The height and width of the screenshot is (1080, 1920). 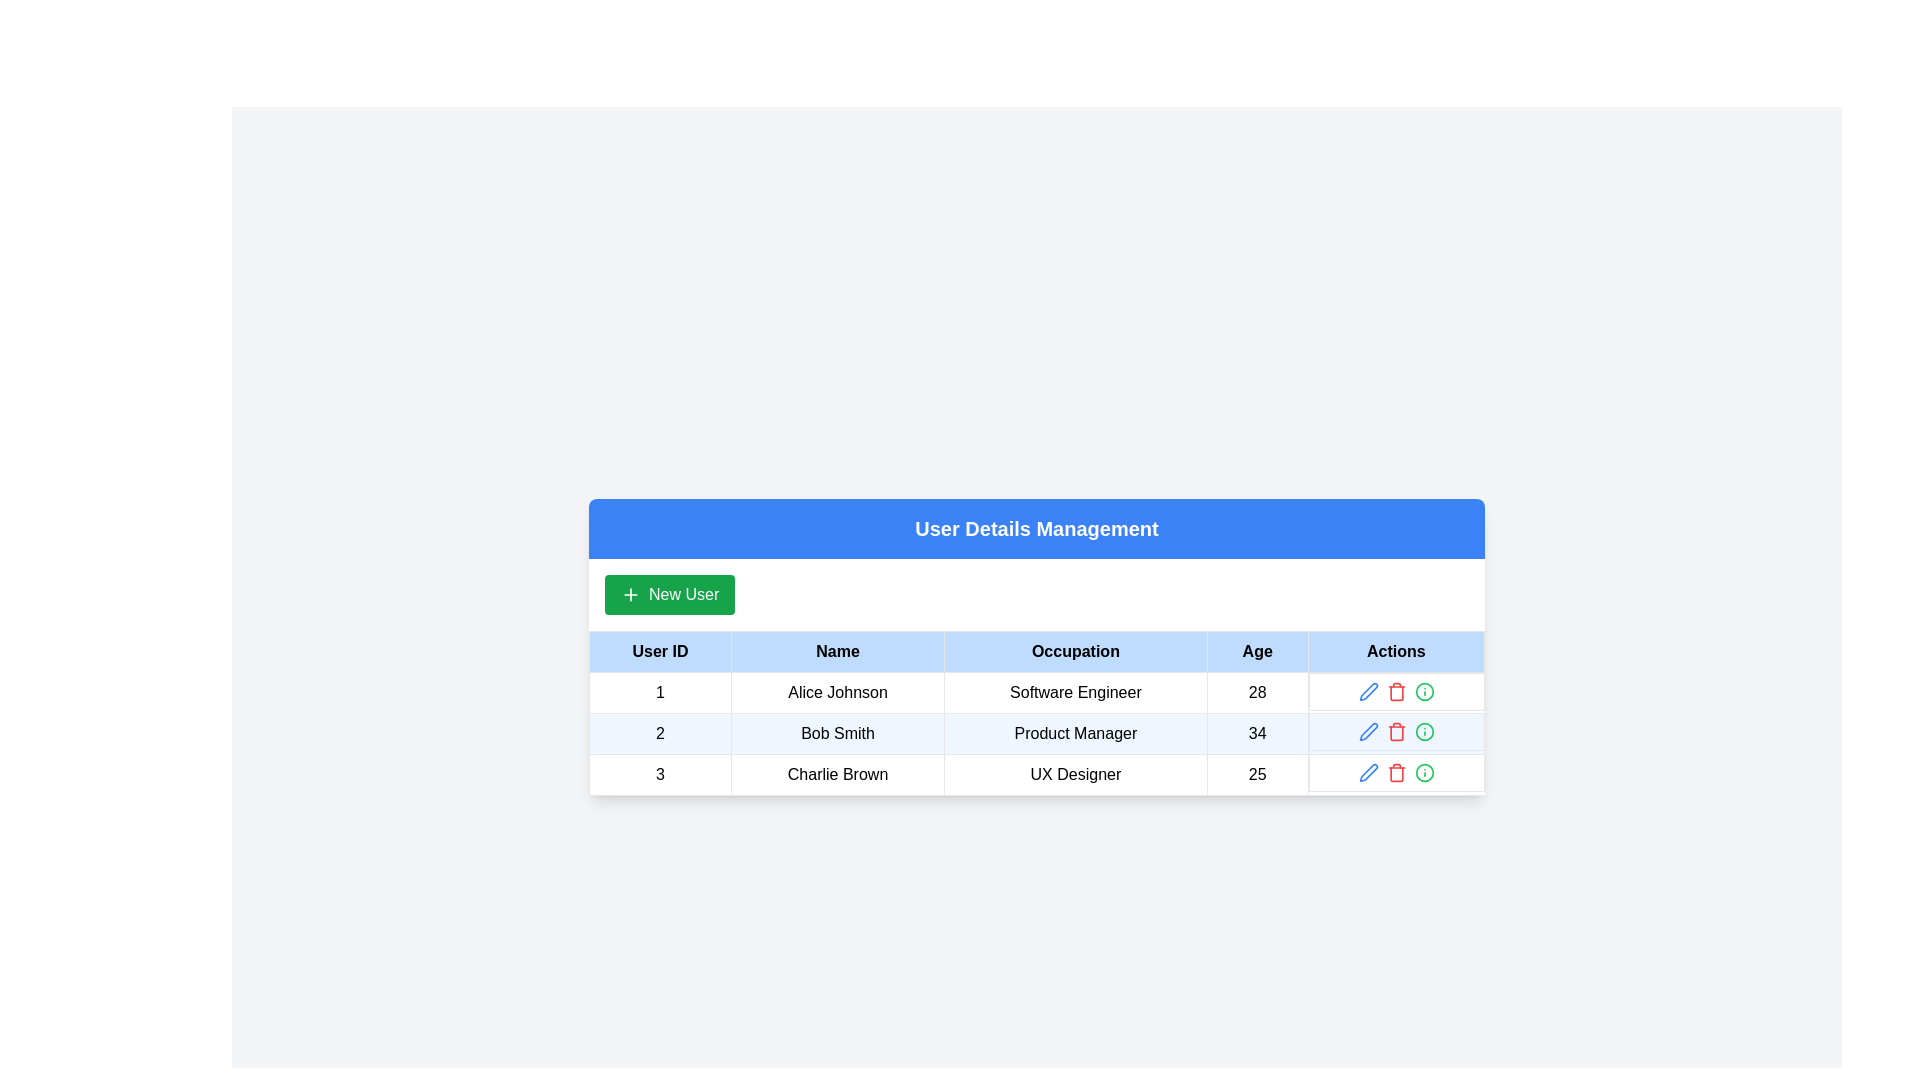 What do you see at coordinates (660, 733) in the screenshot?
I see `the text label displaying the unique identifier (ID) of the second user, 'Bob Smith', in the first column of the second row of the table under 'User Details Management'` at bounding box center [660, 733].